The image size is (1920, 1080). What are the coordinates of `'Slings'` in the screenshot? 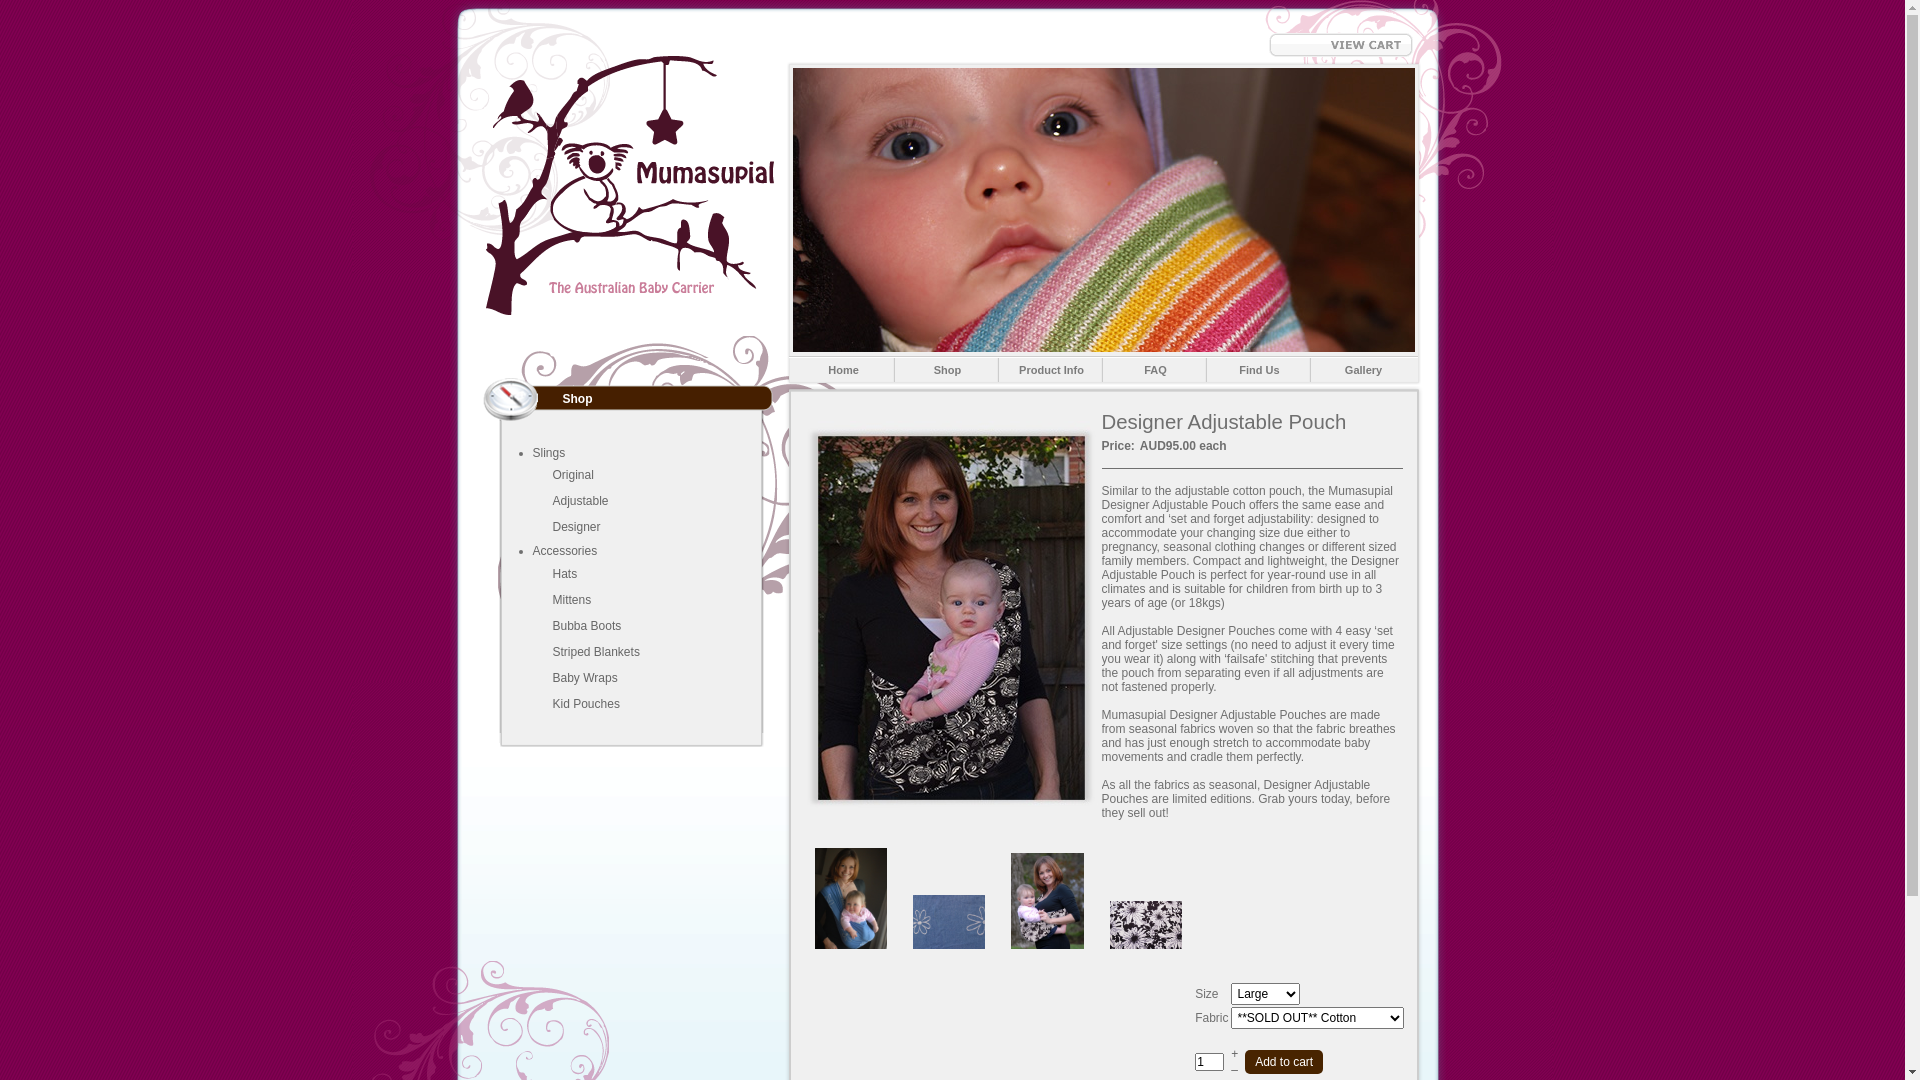 It's located at (548, 452).